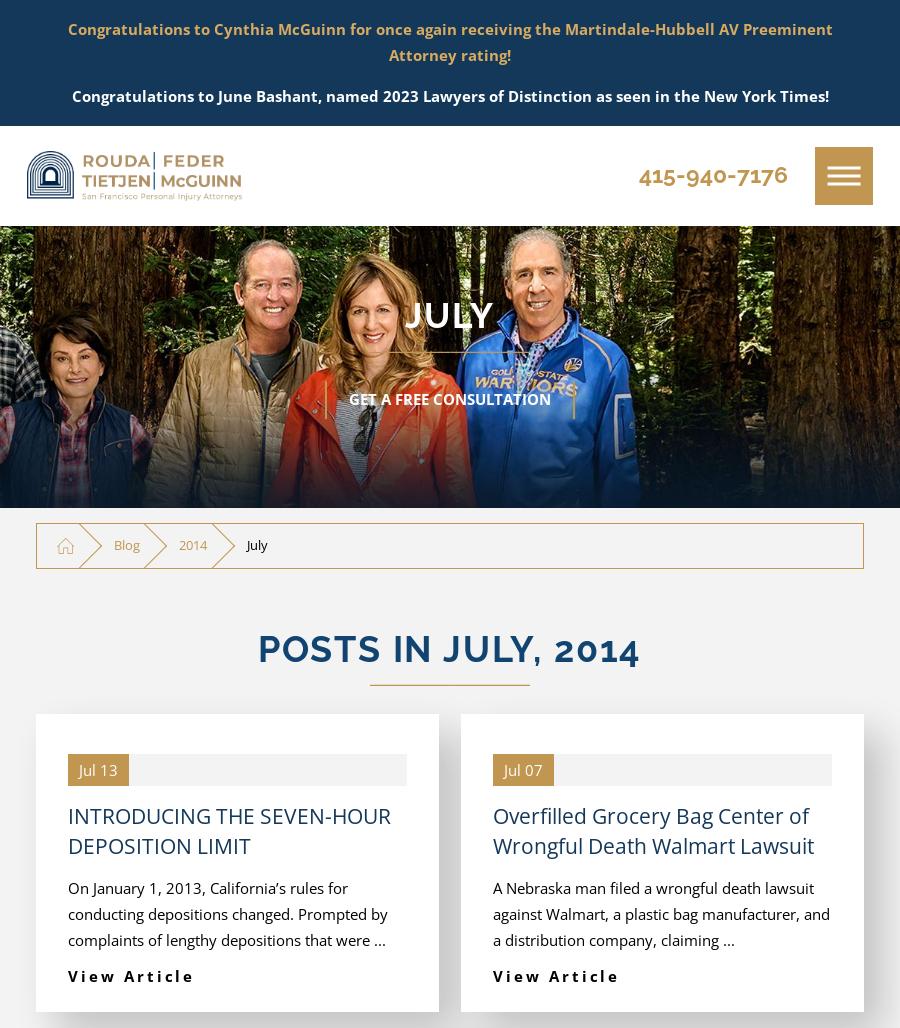 This screenshot has height=1028, width=900. Describe the element at coordinates (170, 232) in the screenshot. I see `'September'` at that location.